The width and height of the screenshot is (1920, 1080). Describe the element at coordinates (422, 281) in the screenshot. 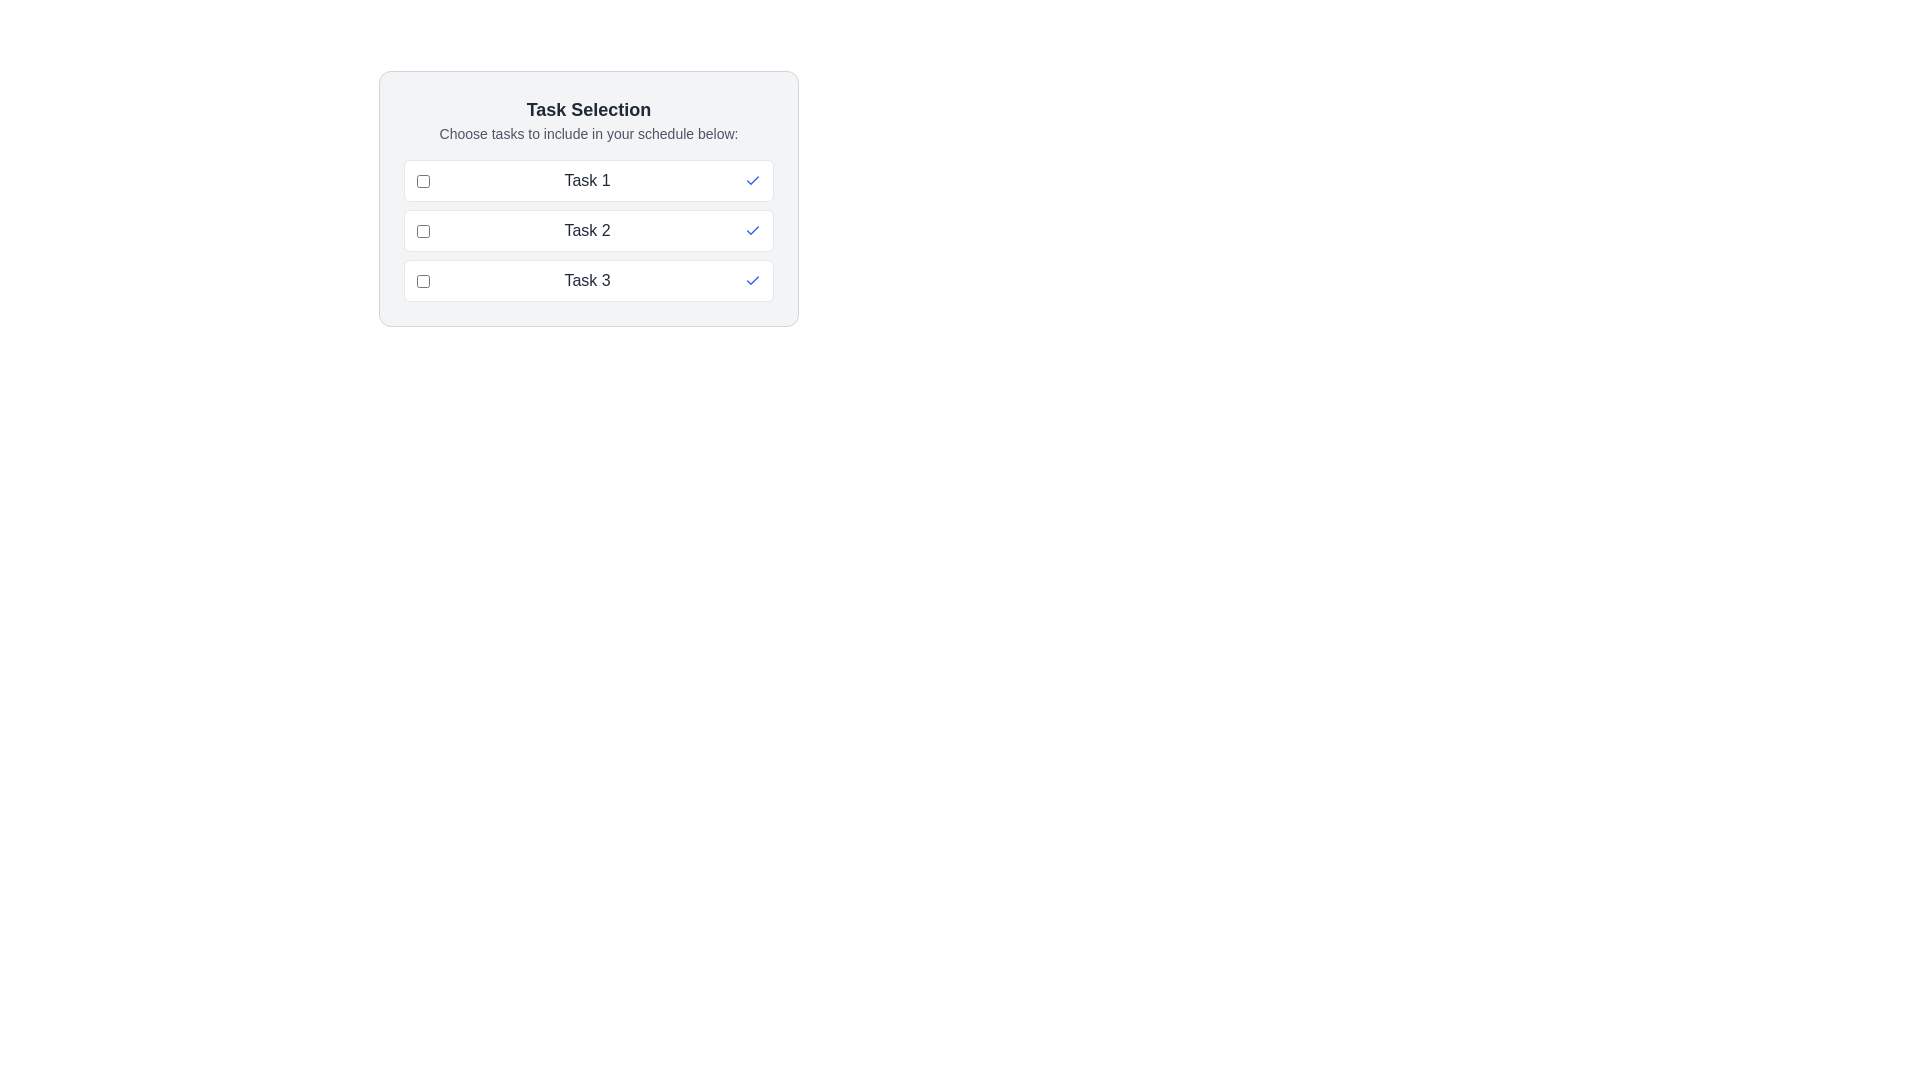

I see `the checkbox located in the third row of the task selection list` at that location.